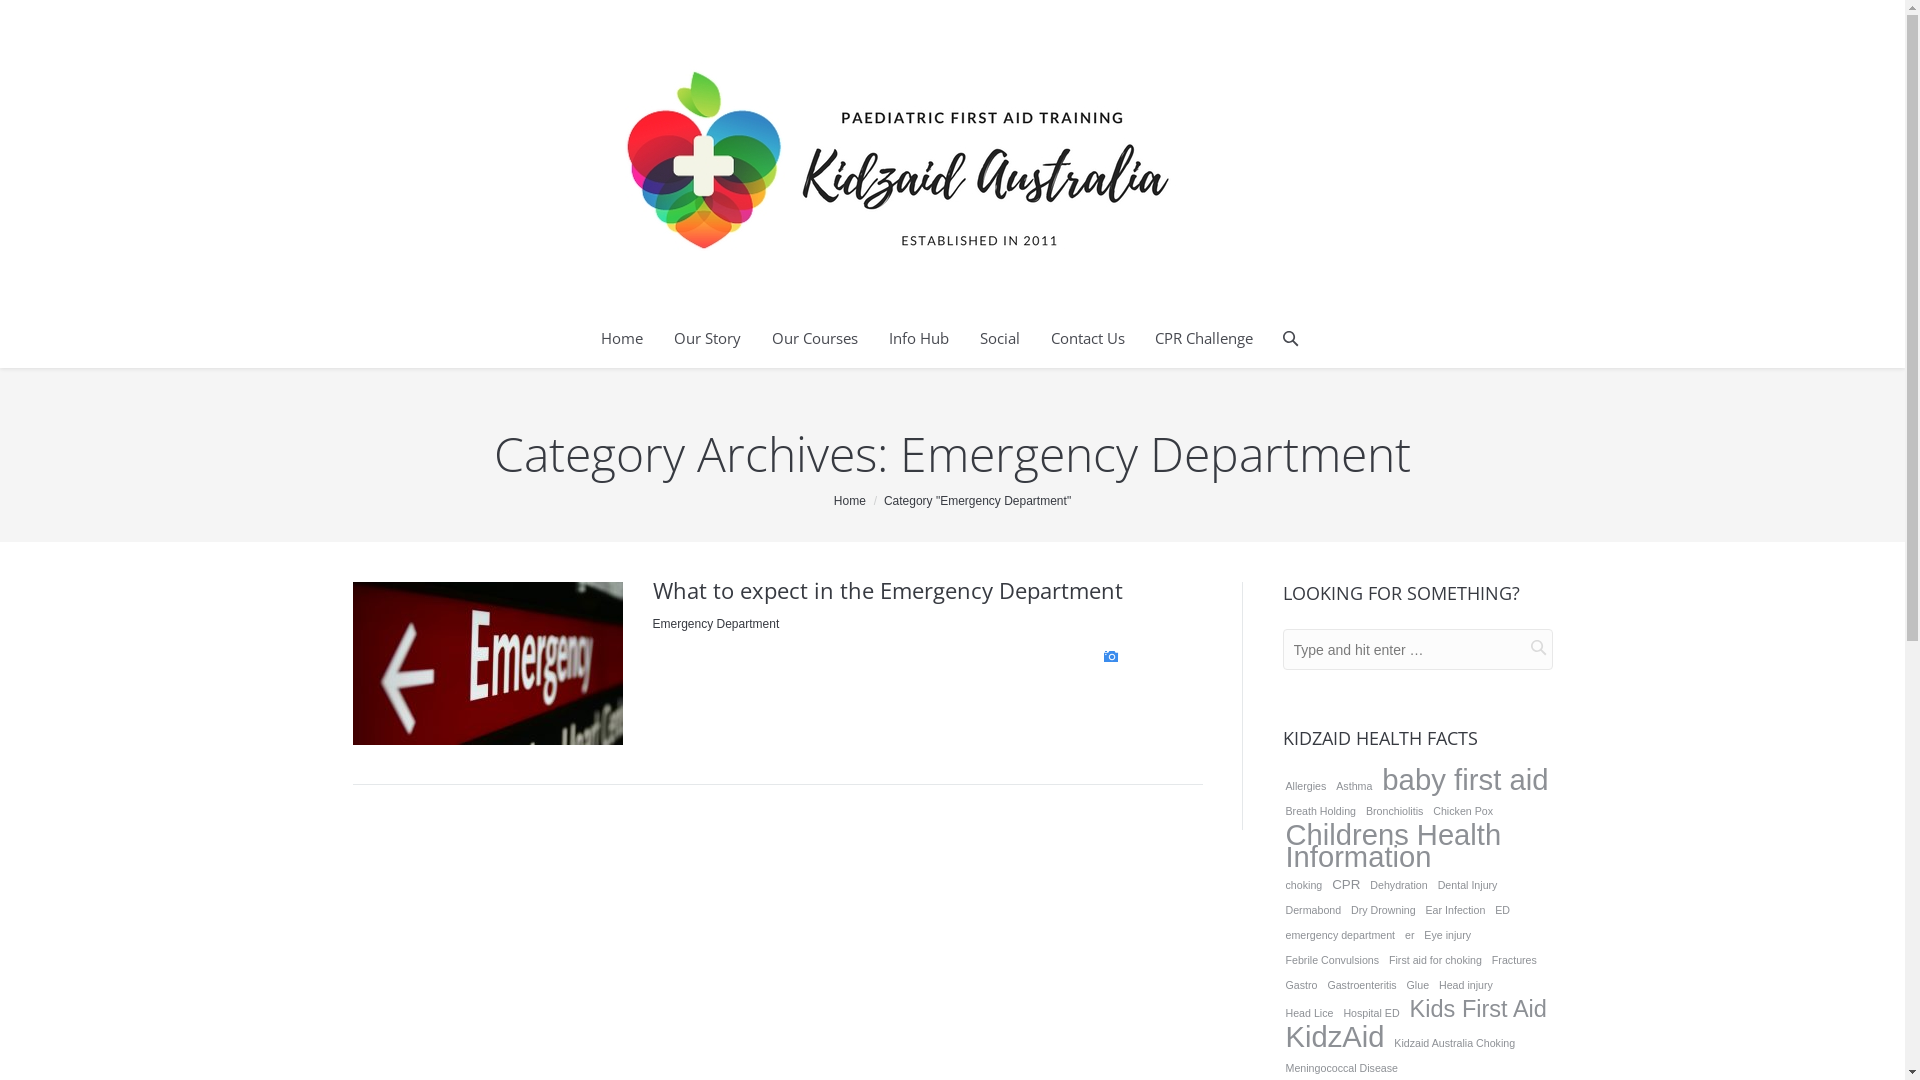  Describe the element at coordinates (1502, 910) in the screenshot. I see `'ED'` at that location.